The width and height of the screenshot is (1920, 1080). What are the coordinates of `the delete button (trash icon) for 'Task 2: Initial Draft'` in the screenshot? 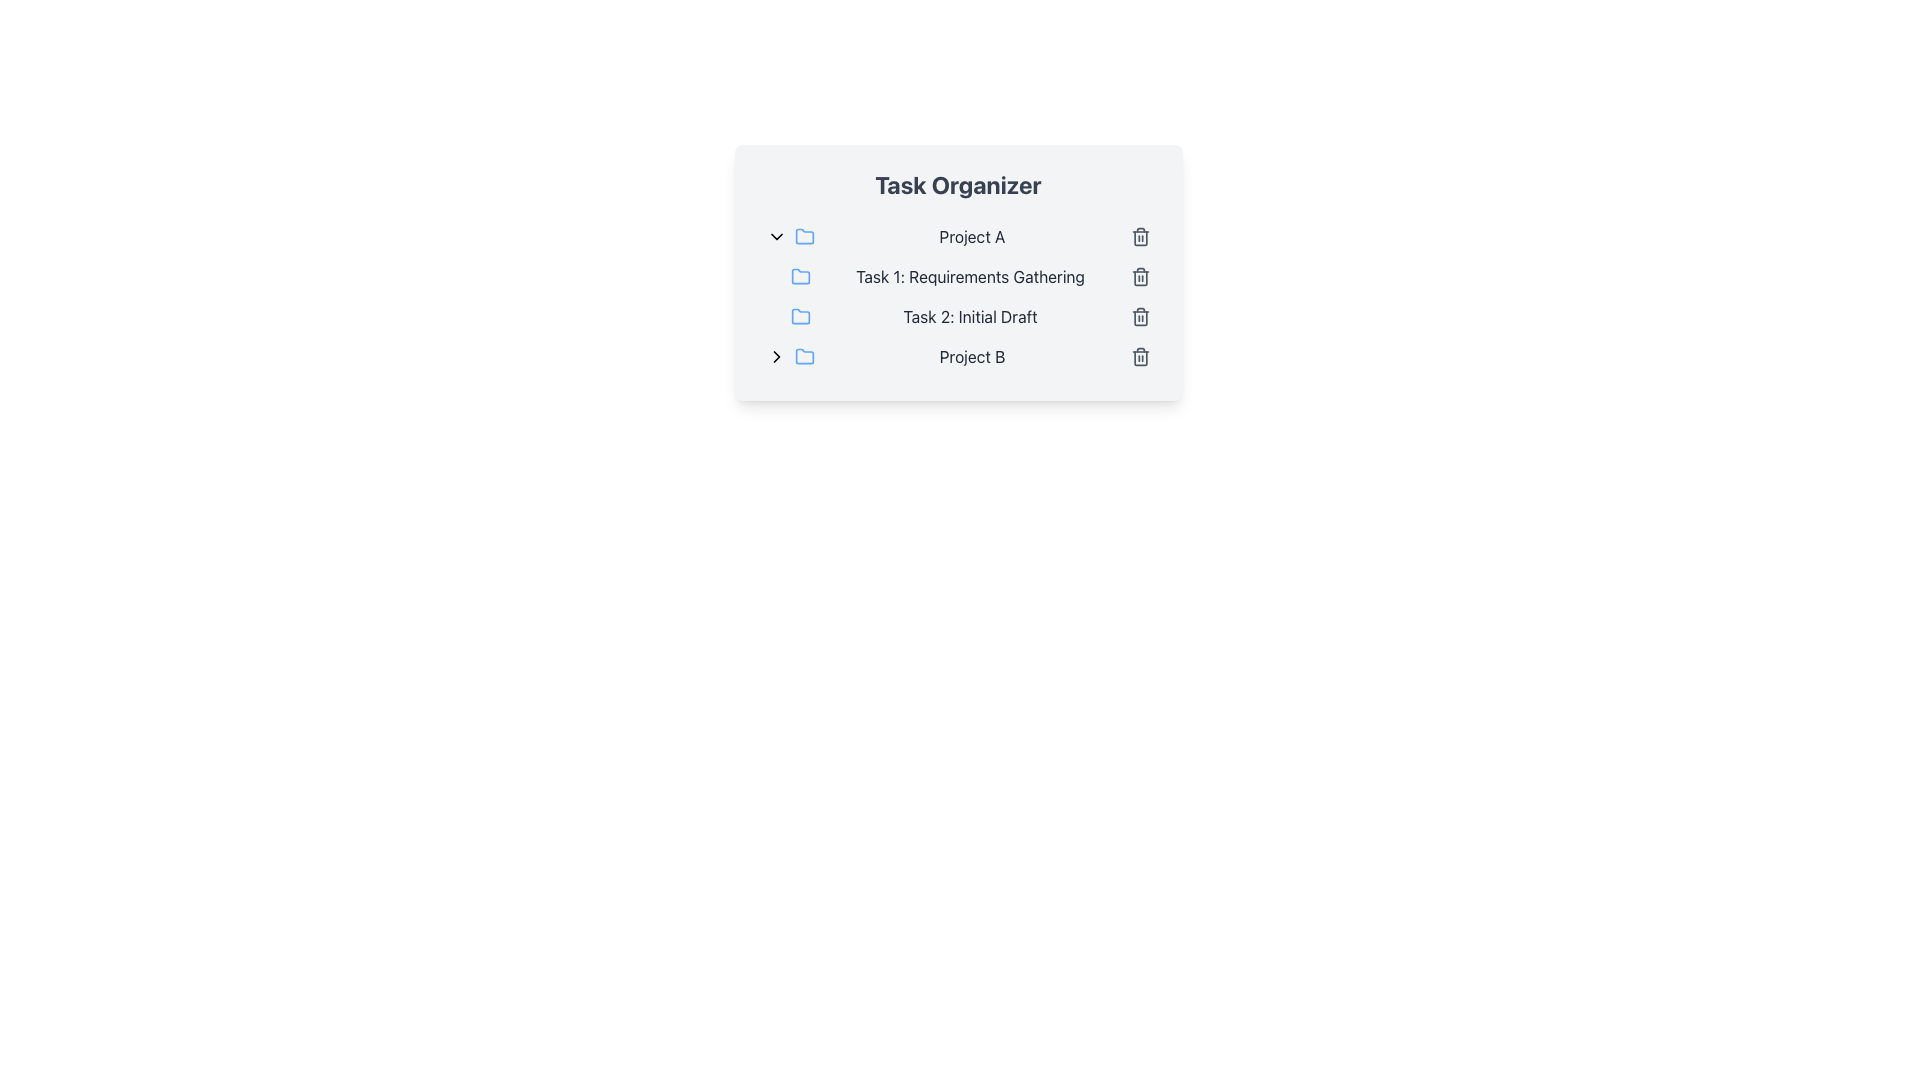 It's located at (1140, 315).